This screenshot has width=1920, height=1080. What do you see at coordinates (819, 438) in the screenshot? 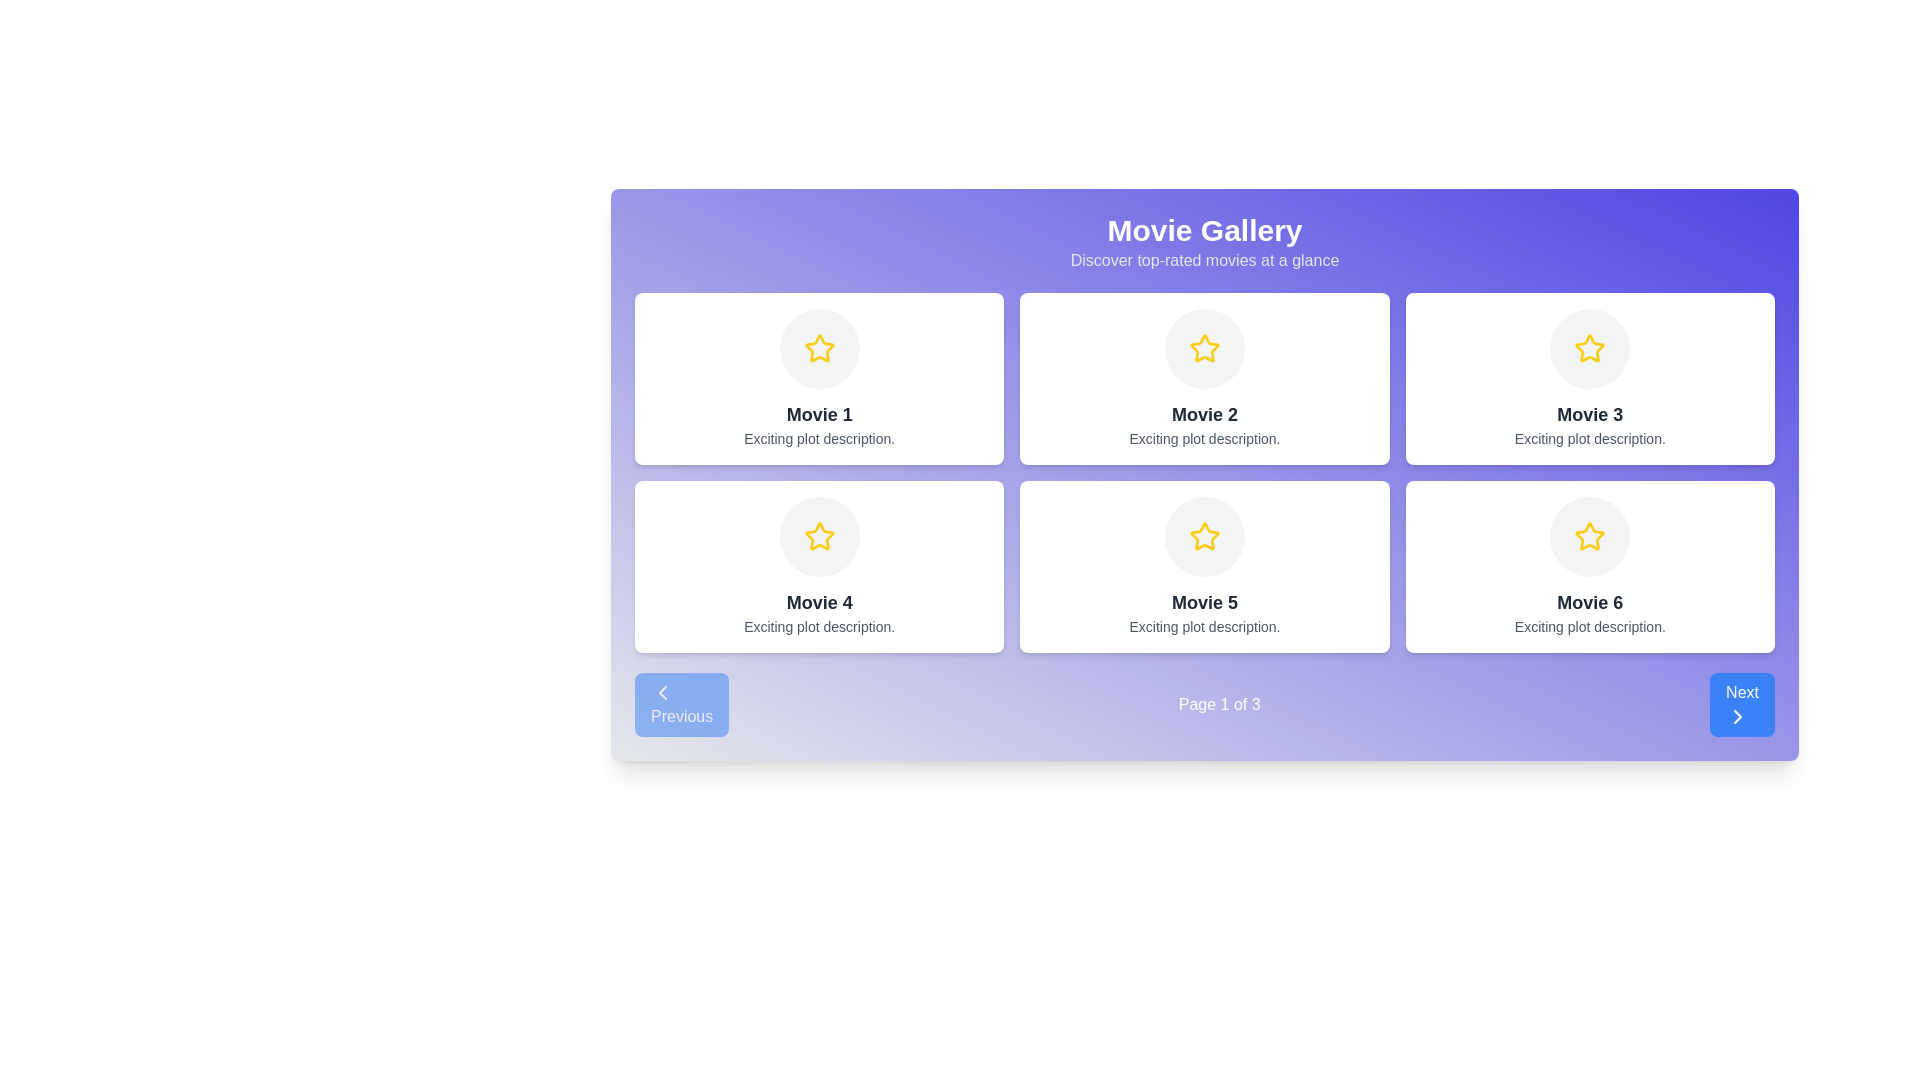
I see `the text block reading 'Exciting plot description.' located directly beneath the title 'Movie 1' in the first card of a 3x2 grid layout` at bounding box center [819, 438].